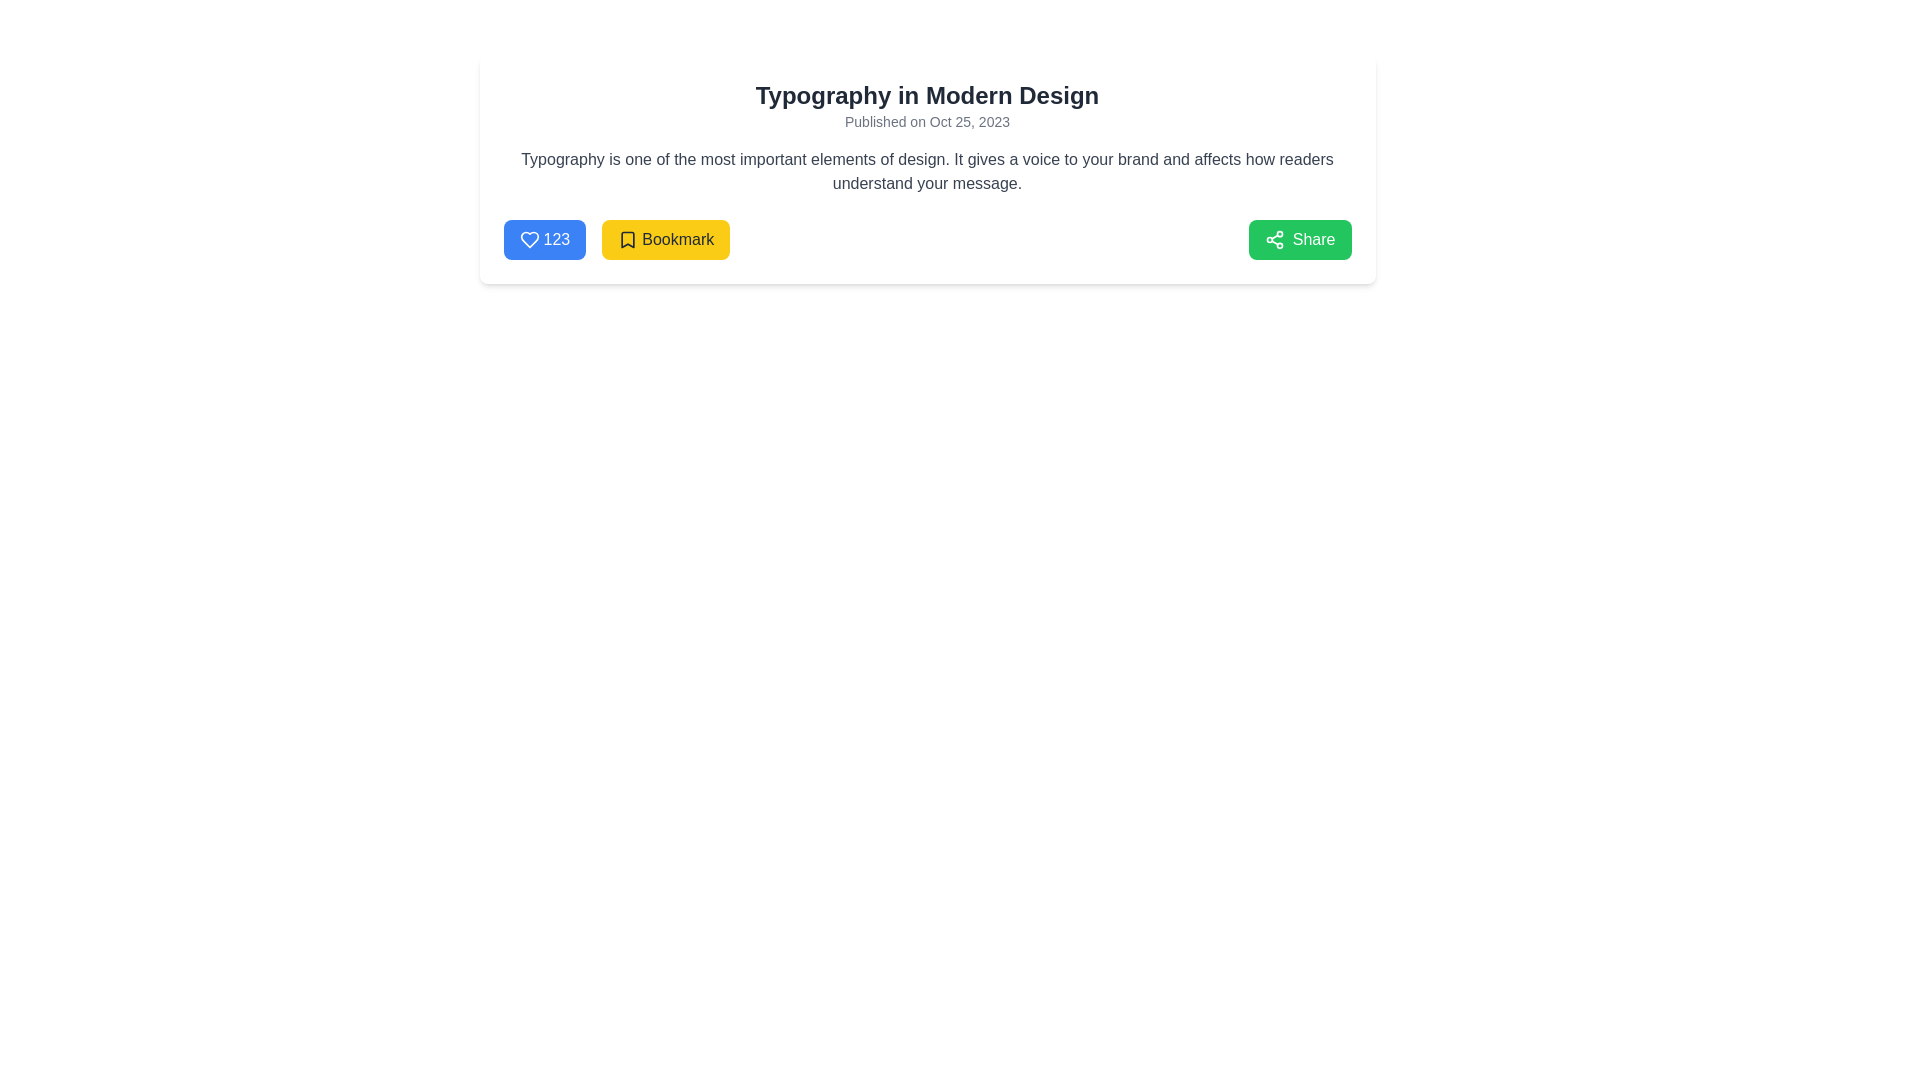 This screenshot has width=1920, height=1080. I want to click on the 'like' button represented by a heart icon and the count '123', so click(544, 238).